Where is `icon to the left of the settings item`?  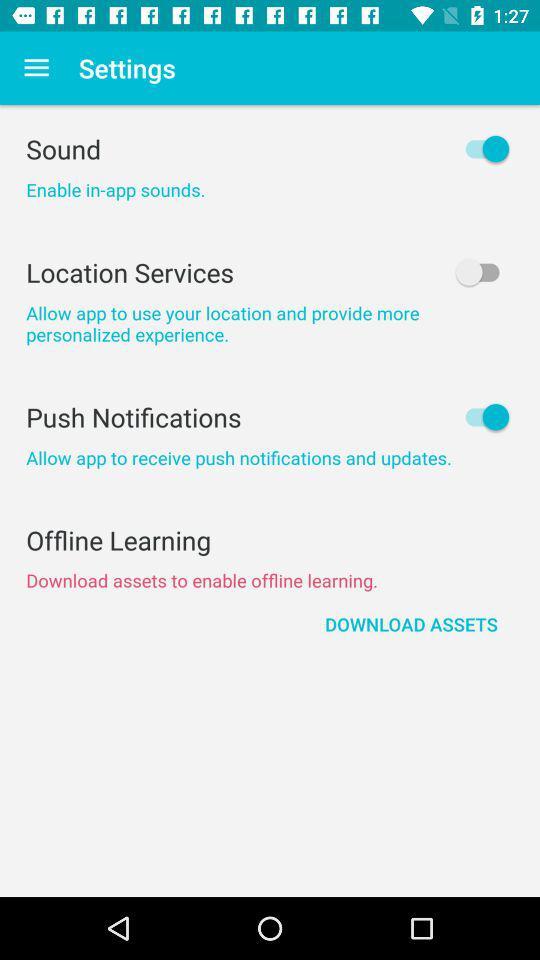
icon to the left of the settings item is located at coordinates (36, 68).